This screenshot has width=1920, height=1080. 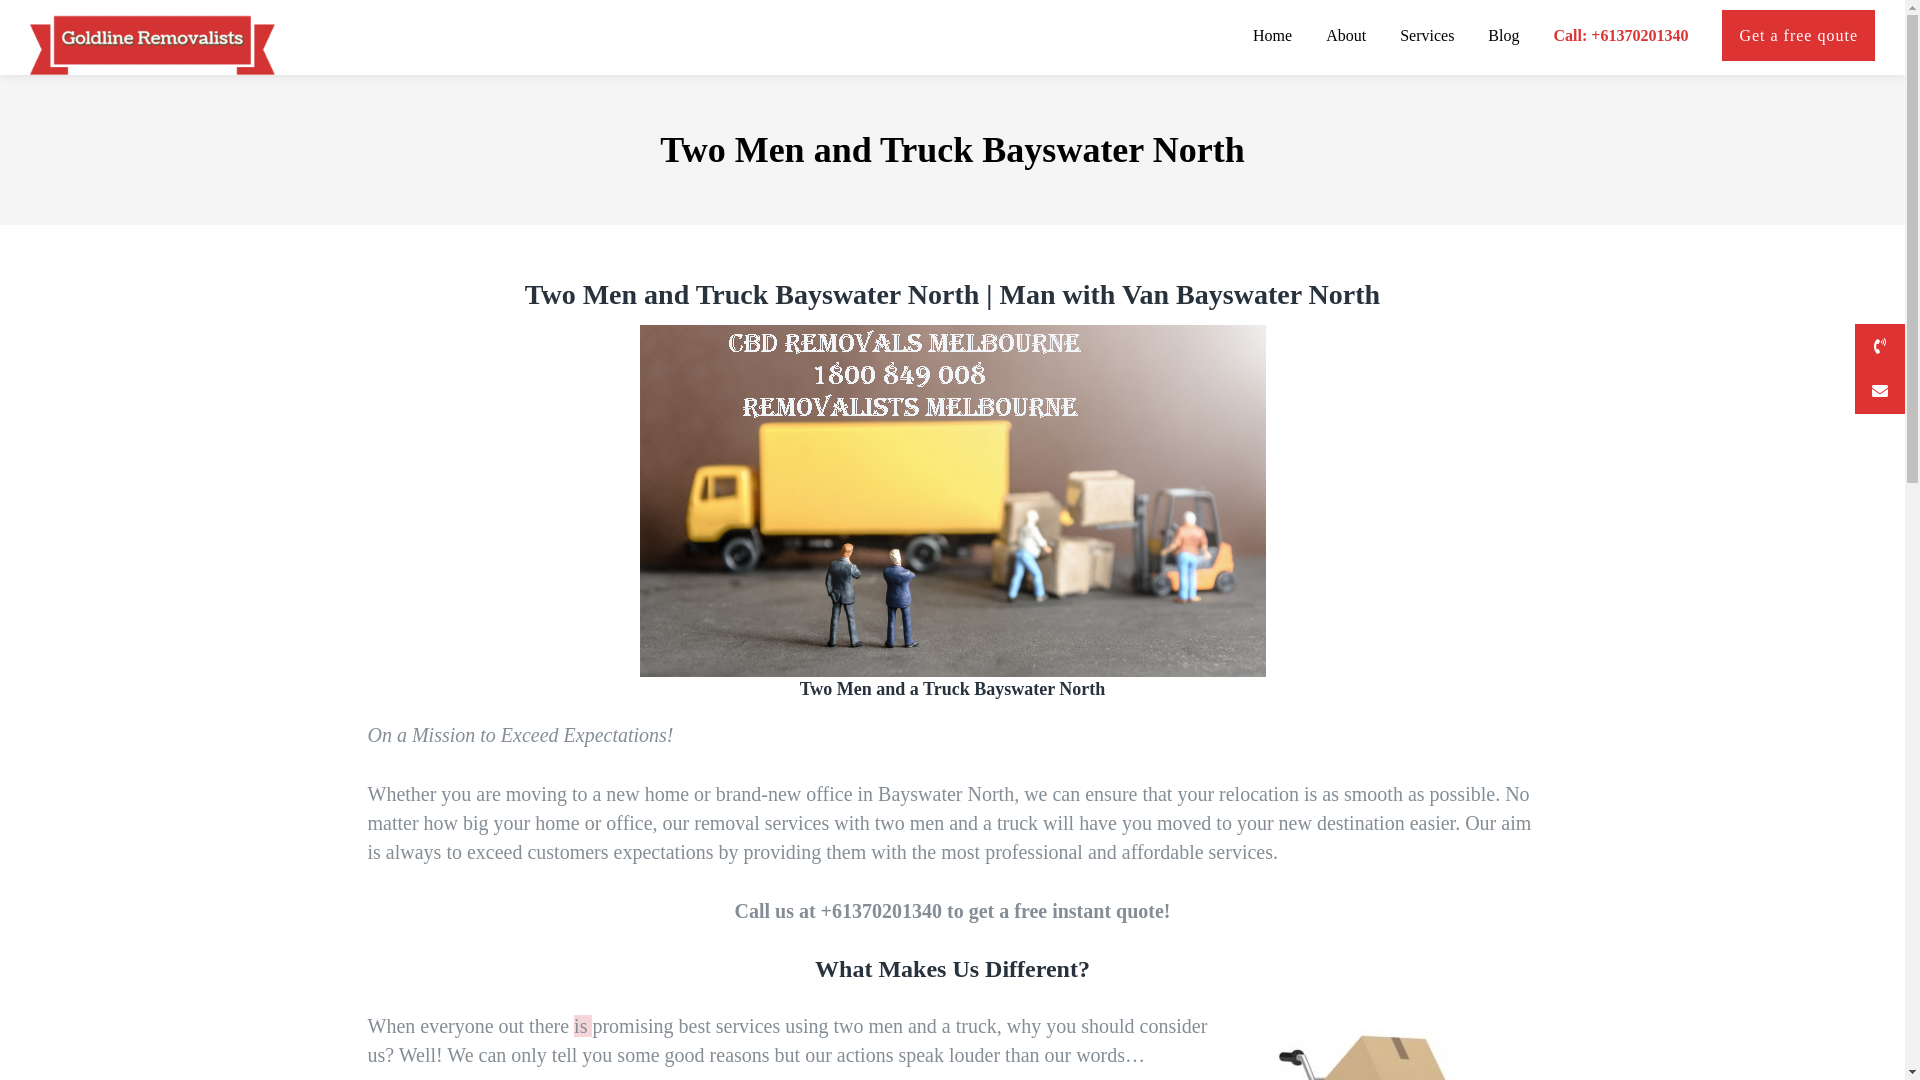 I want to click on 'Blog', so click(x=1476, y=37).